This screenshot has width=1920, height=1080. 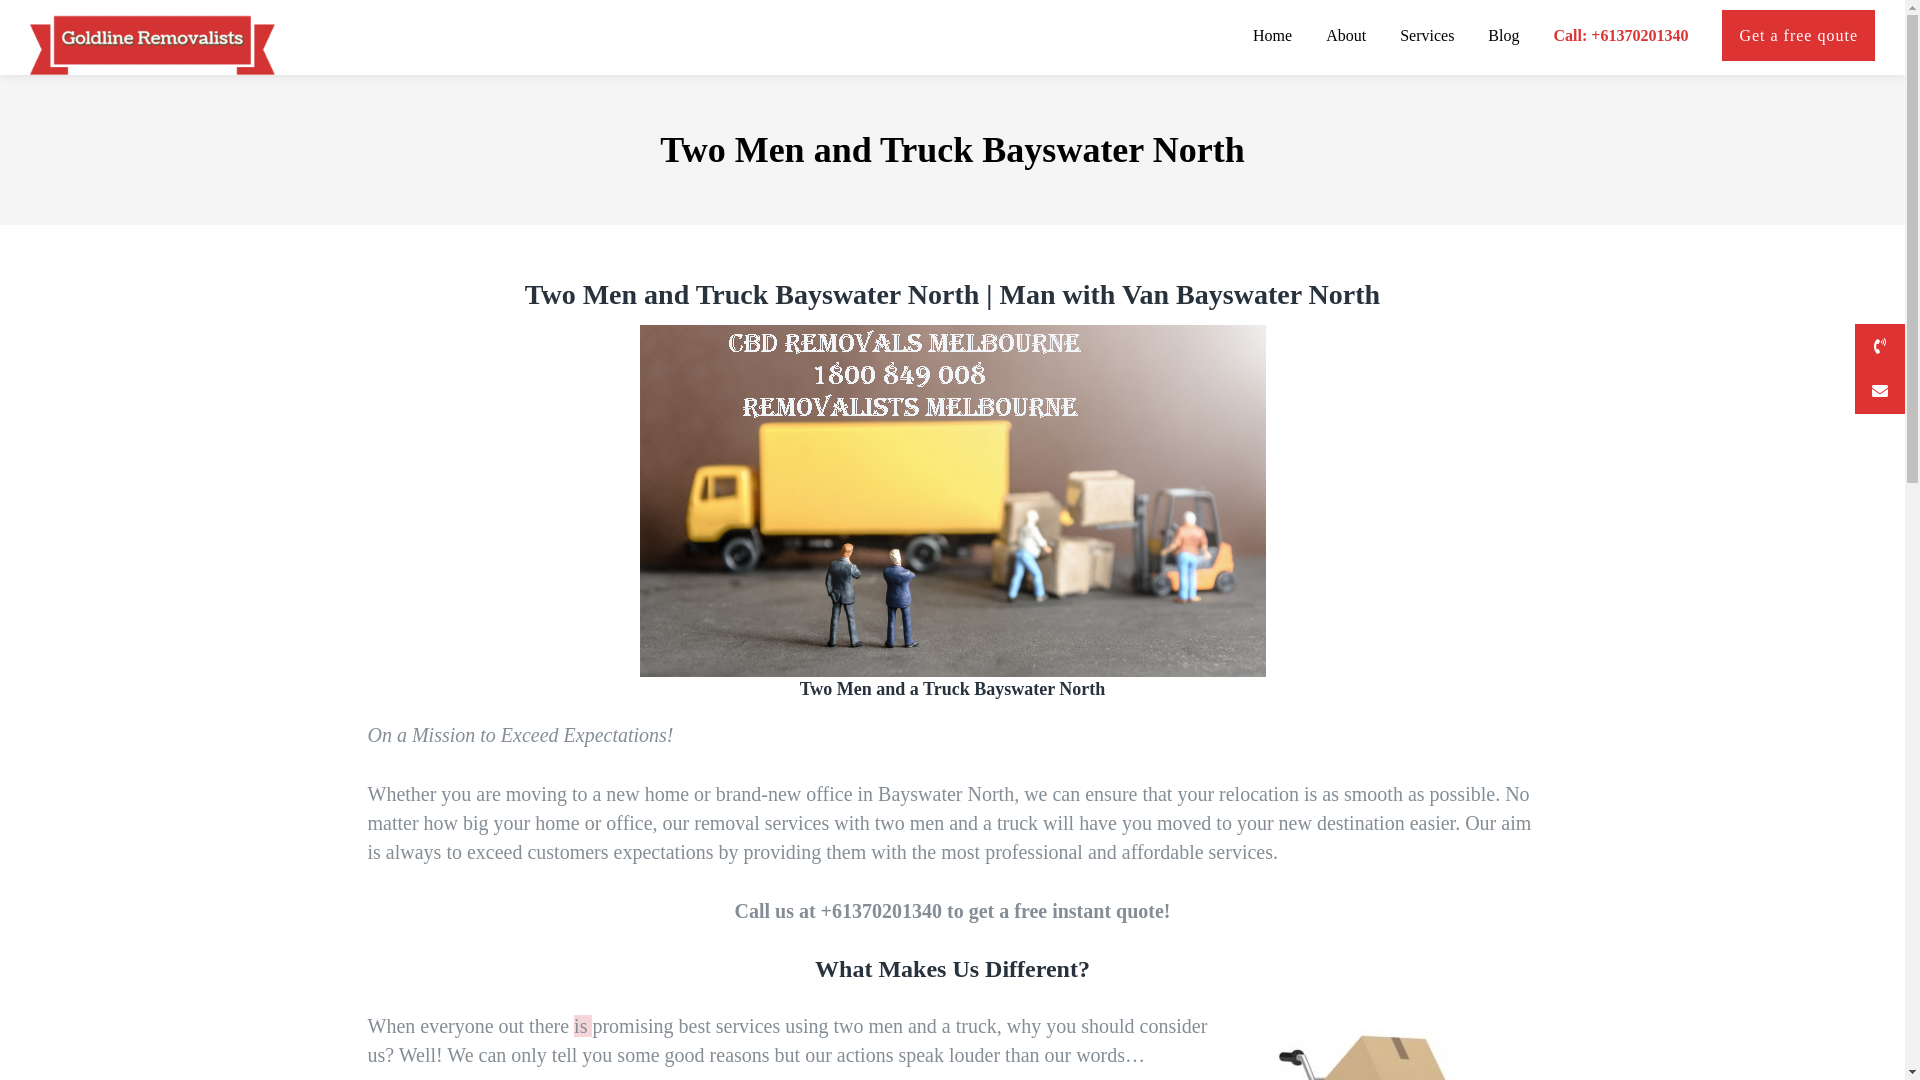 I want to click on 'Blog', so click(x=1476, y=37).